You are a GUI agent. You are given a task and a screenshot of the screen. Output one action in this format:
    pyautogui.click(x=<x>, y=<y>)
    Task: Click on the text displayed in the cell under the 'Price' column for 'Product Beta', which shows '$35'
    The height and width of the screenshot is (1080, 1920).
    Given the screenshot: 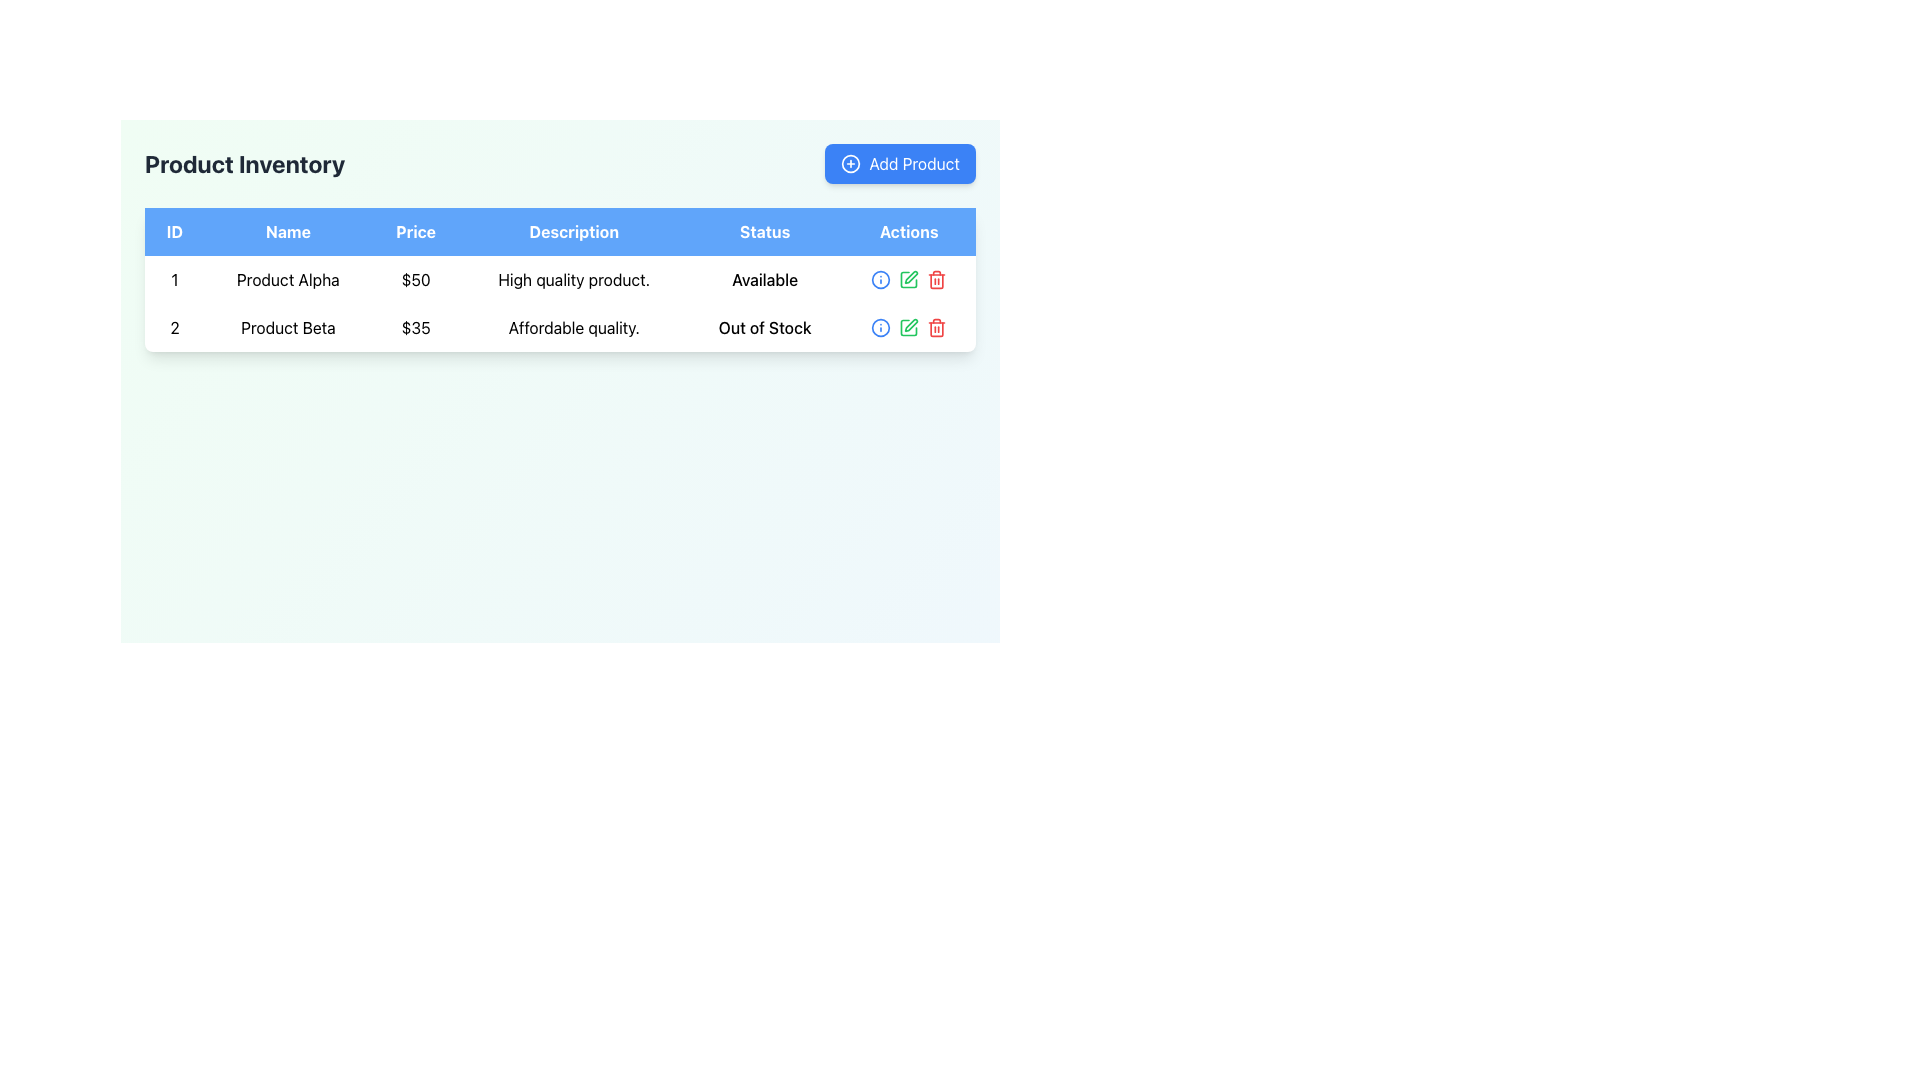 What is the action you would take?
    pyautogui.click(x=415, y=326)
    